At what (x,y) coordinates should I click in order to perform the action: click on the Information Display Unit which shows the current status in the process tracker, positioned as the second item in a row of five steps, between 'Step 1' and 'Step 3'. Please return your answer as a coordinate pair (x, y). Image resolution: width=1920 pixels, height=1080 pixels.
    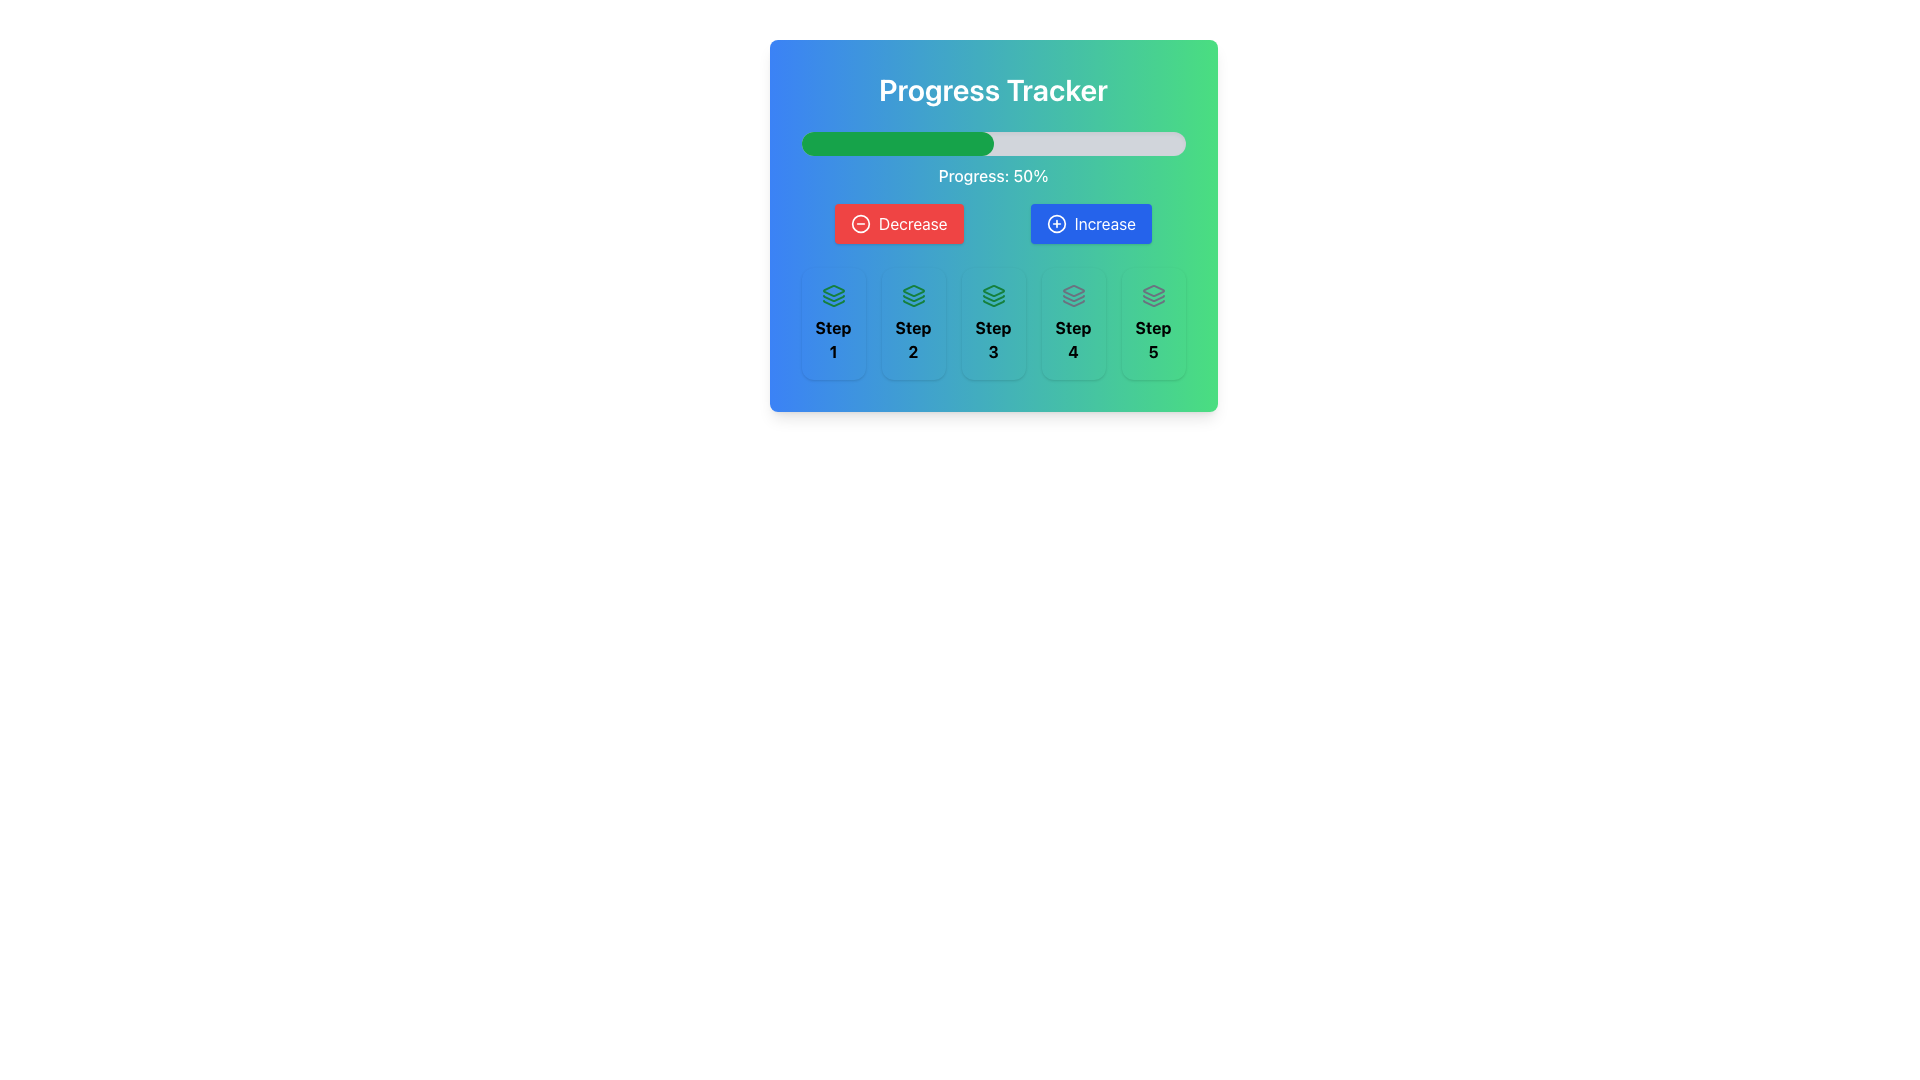
    Looking at the image, I should click on (912, 323).